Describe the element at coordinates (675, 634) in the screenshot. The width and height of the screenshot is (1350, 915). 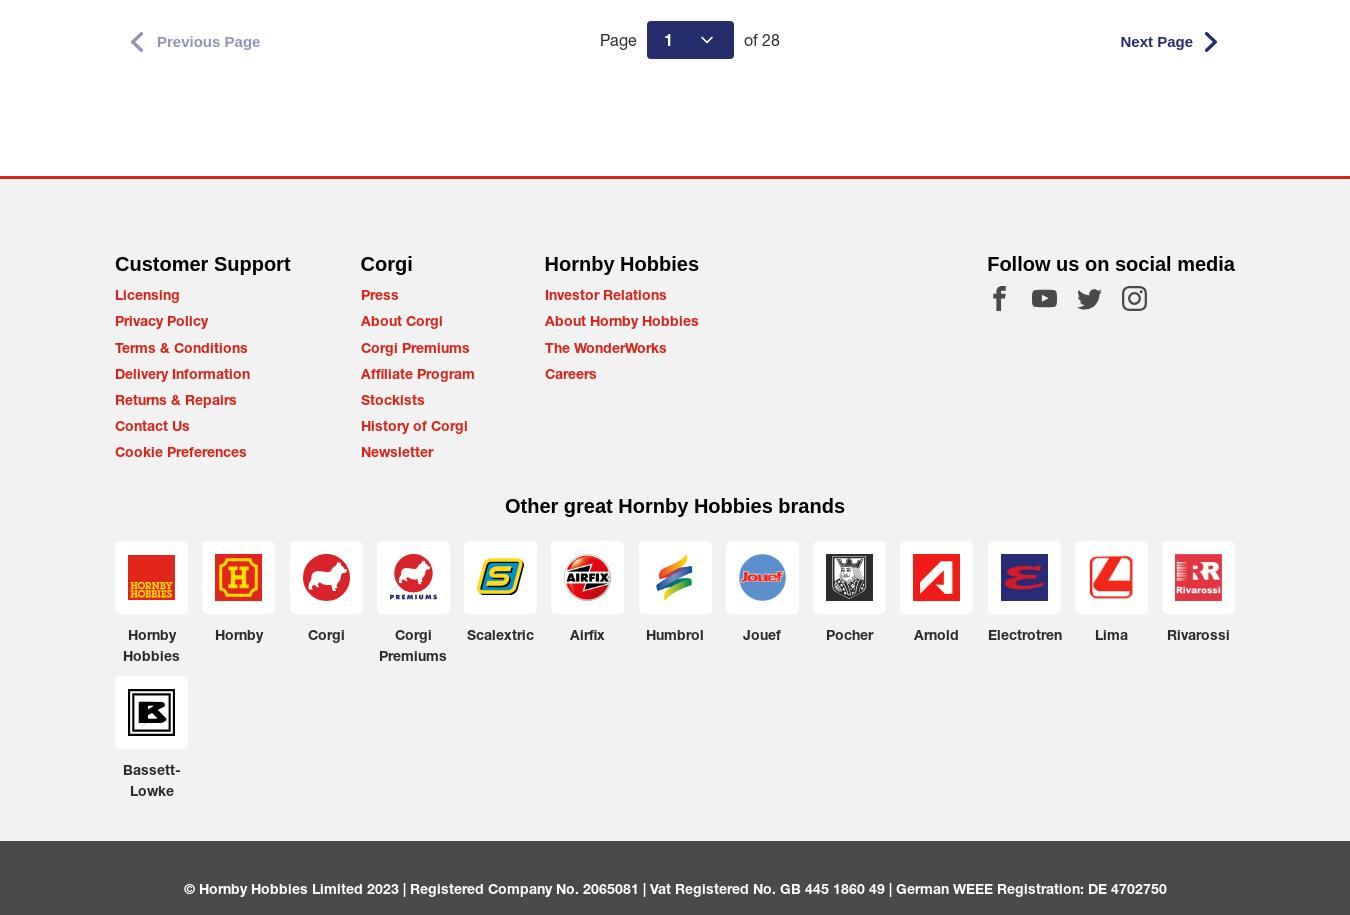
I see `'Humbrol'` at that location.